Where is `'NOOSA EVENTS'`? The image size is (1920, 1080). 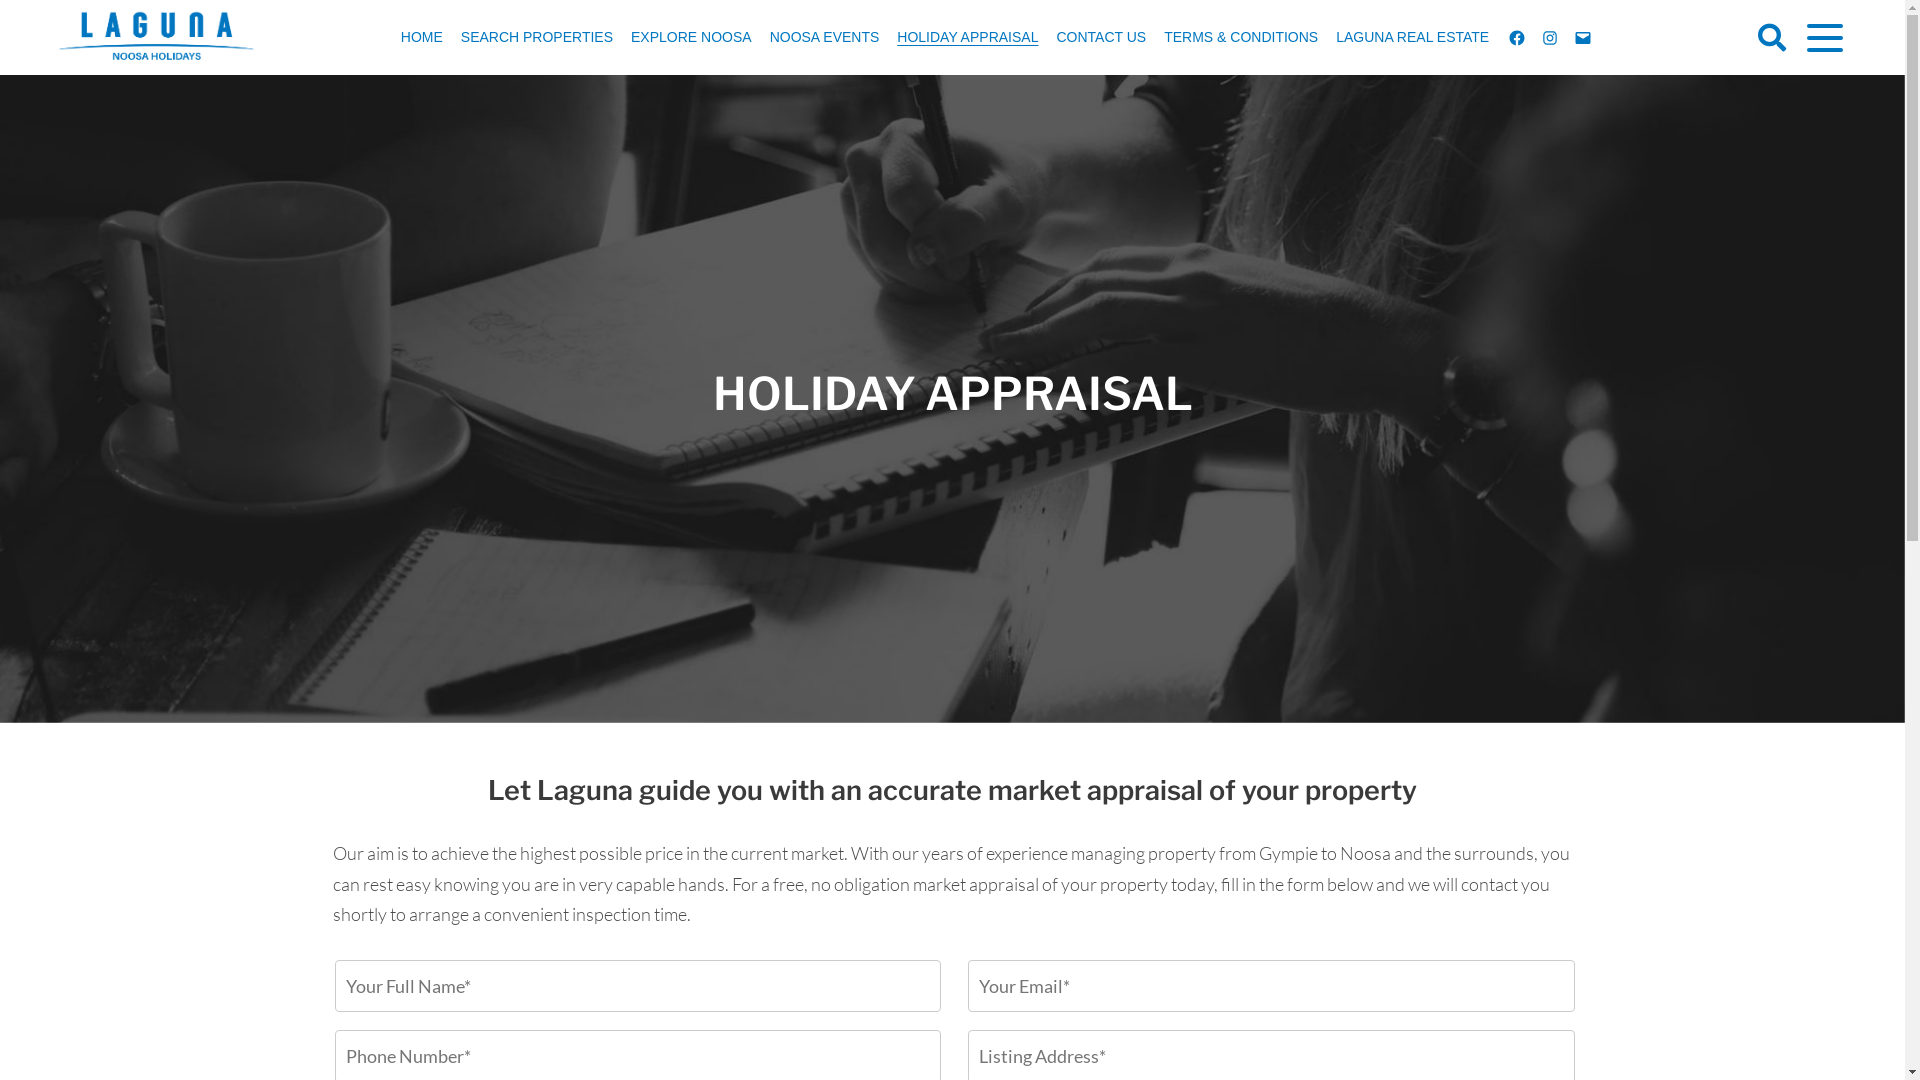
'NOOSA EVENTS' is located at coordinates (825, 37).